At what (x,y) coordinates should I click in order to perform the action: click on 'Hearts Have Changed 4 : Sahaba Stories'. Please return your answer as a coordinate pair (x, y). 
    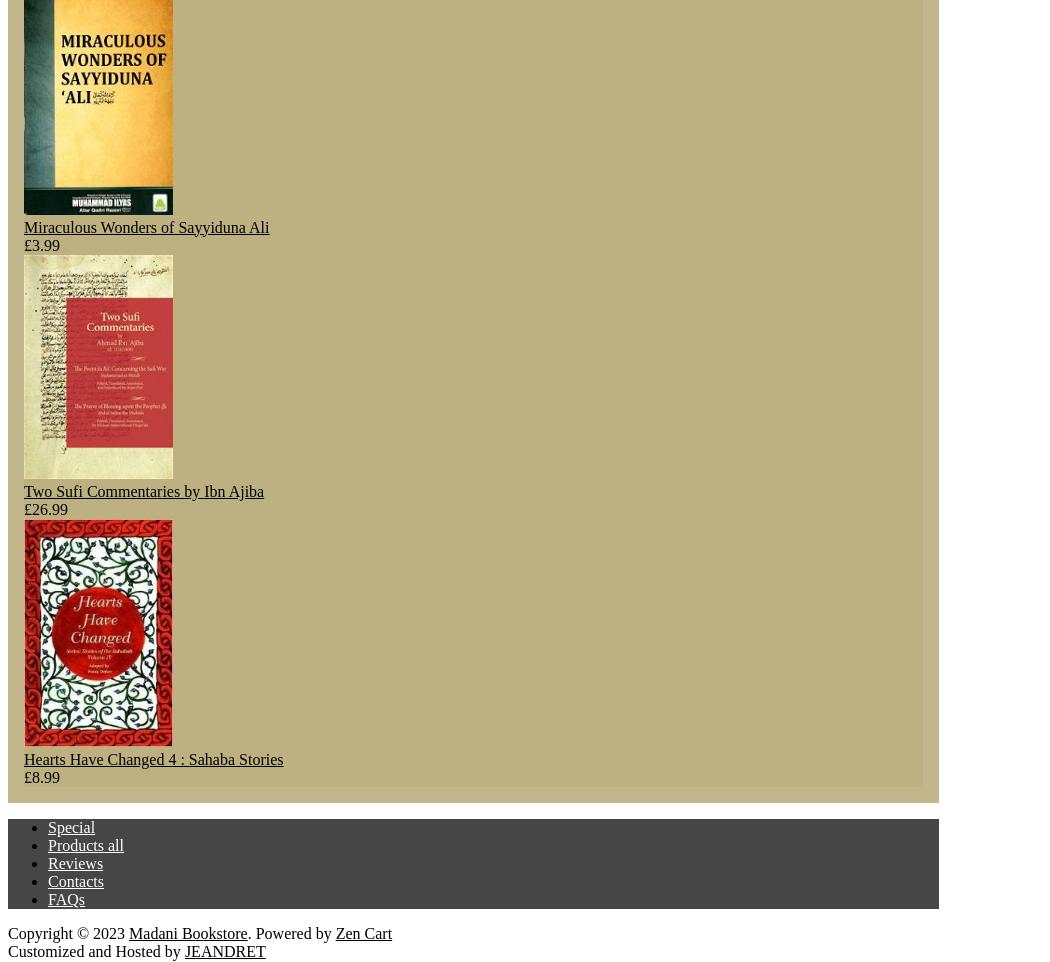
    Looking at the image, I should click on (153, 758).